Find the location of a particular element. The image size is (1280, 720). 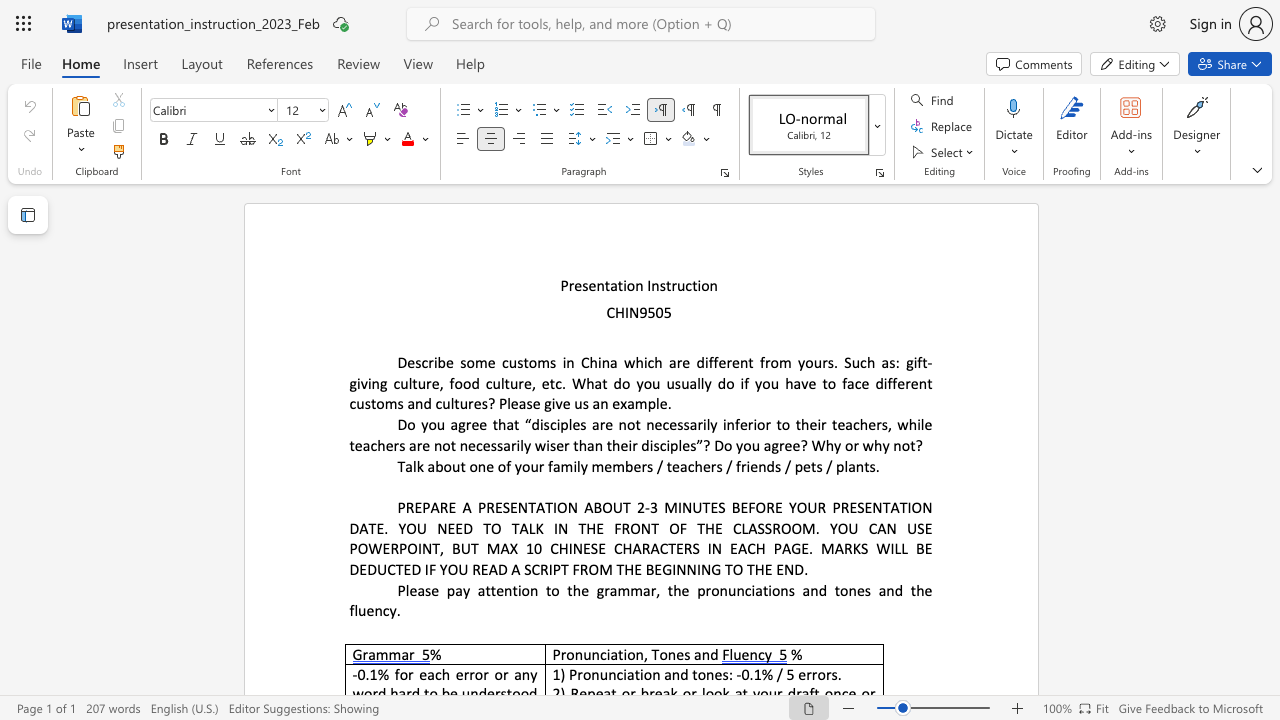

the subset text "ion to the grammar, the pronunci" within the text "Please pay attention to the grammar, the pronunciations and tones and the fluency." is located at coordinates (517, 589).